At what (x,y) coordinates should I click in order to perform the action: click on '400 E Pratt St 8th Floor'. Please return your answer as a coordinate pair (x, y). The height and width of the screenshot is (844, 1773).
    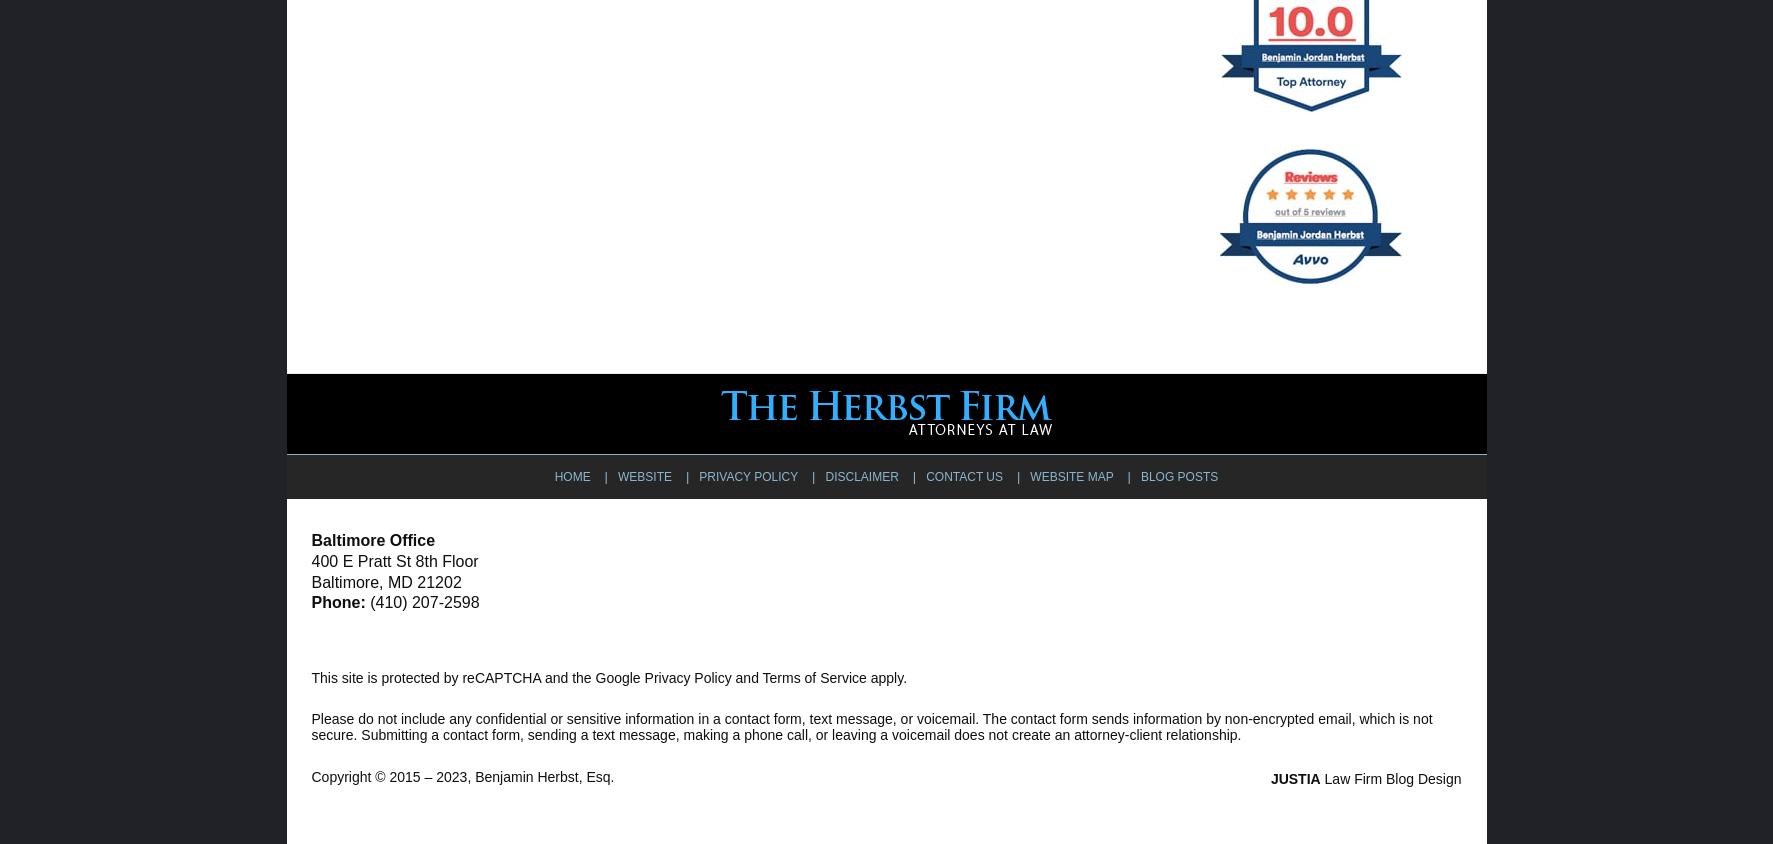
    Looking at the image, I should click on (394, 560).